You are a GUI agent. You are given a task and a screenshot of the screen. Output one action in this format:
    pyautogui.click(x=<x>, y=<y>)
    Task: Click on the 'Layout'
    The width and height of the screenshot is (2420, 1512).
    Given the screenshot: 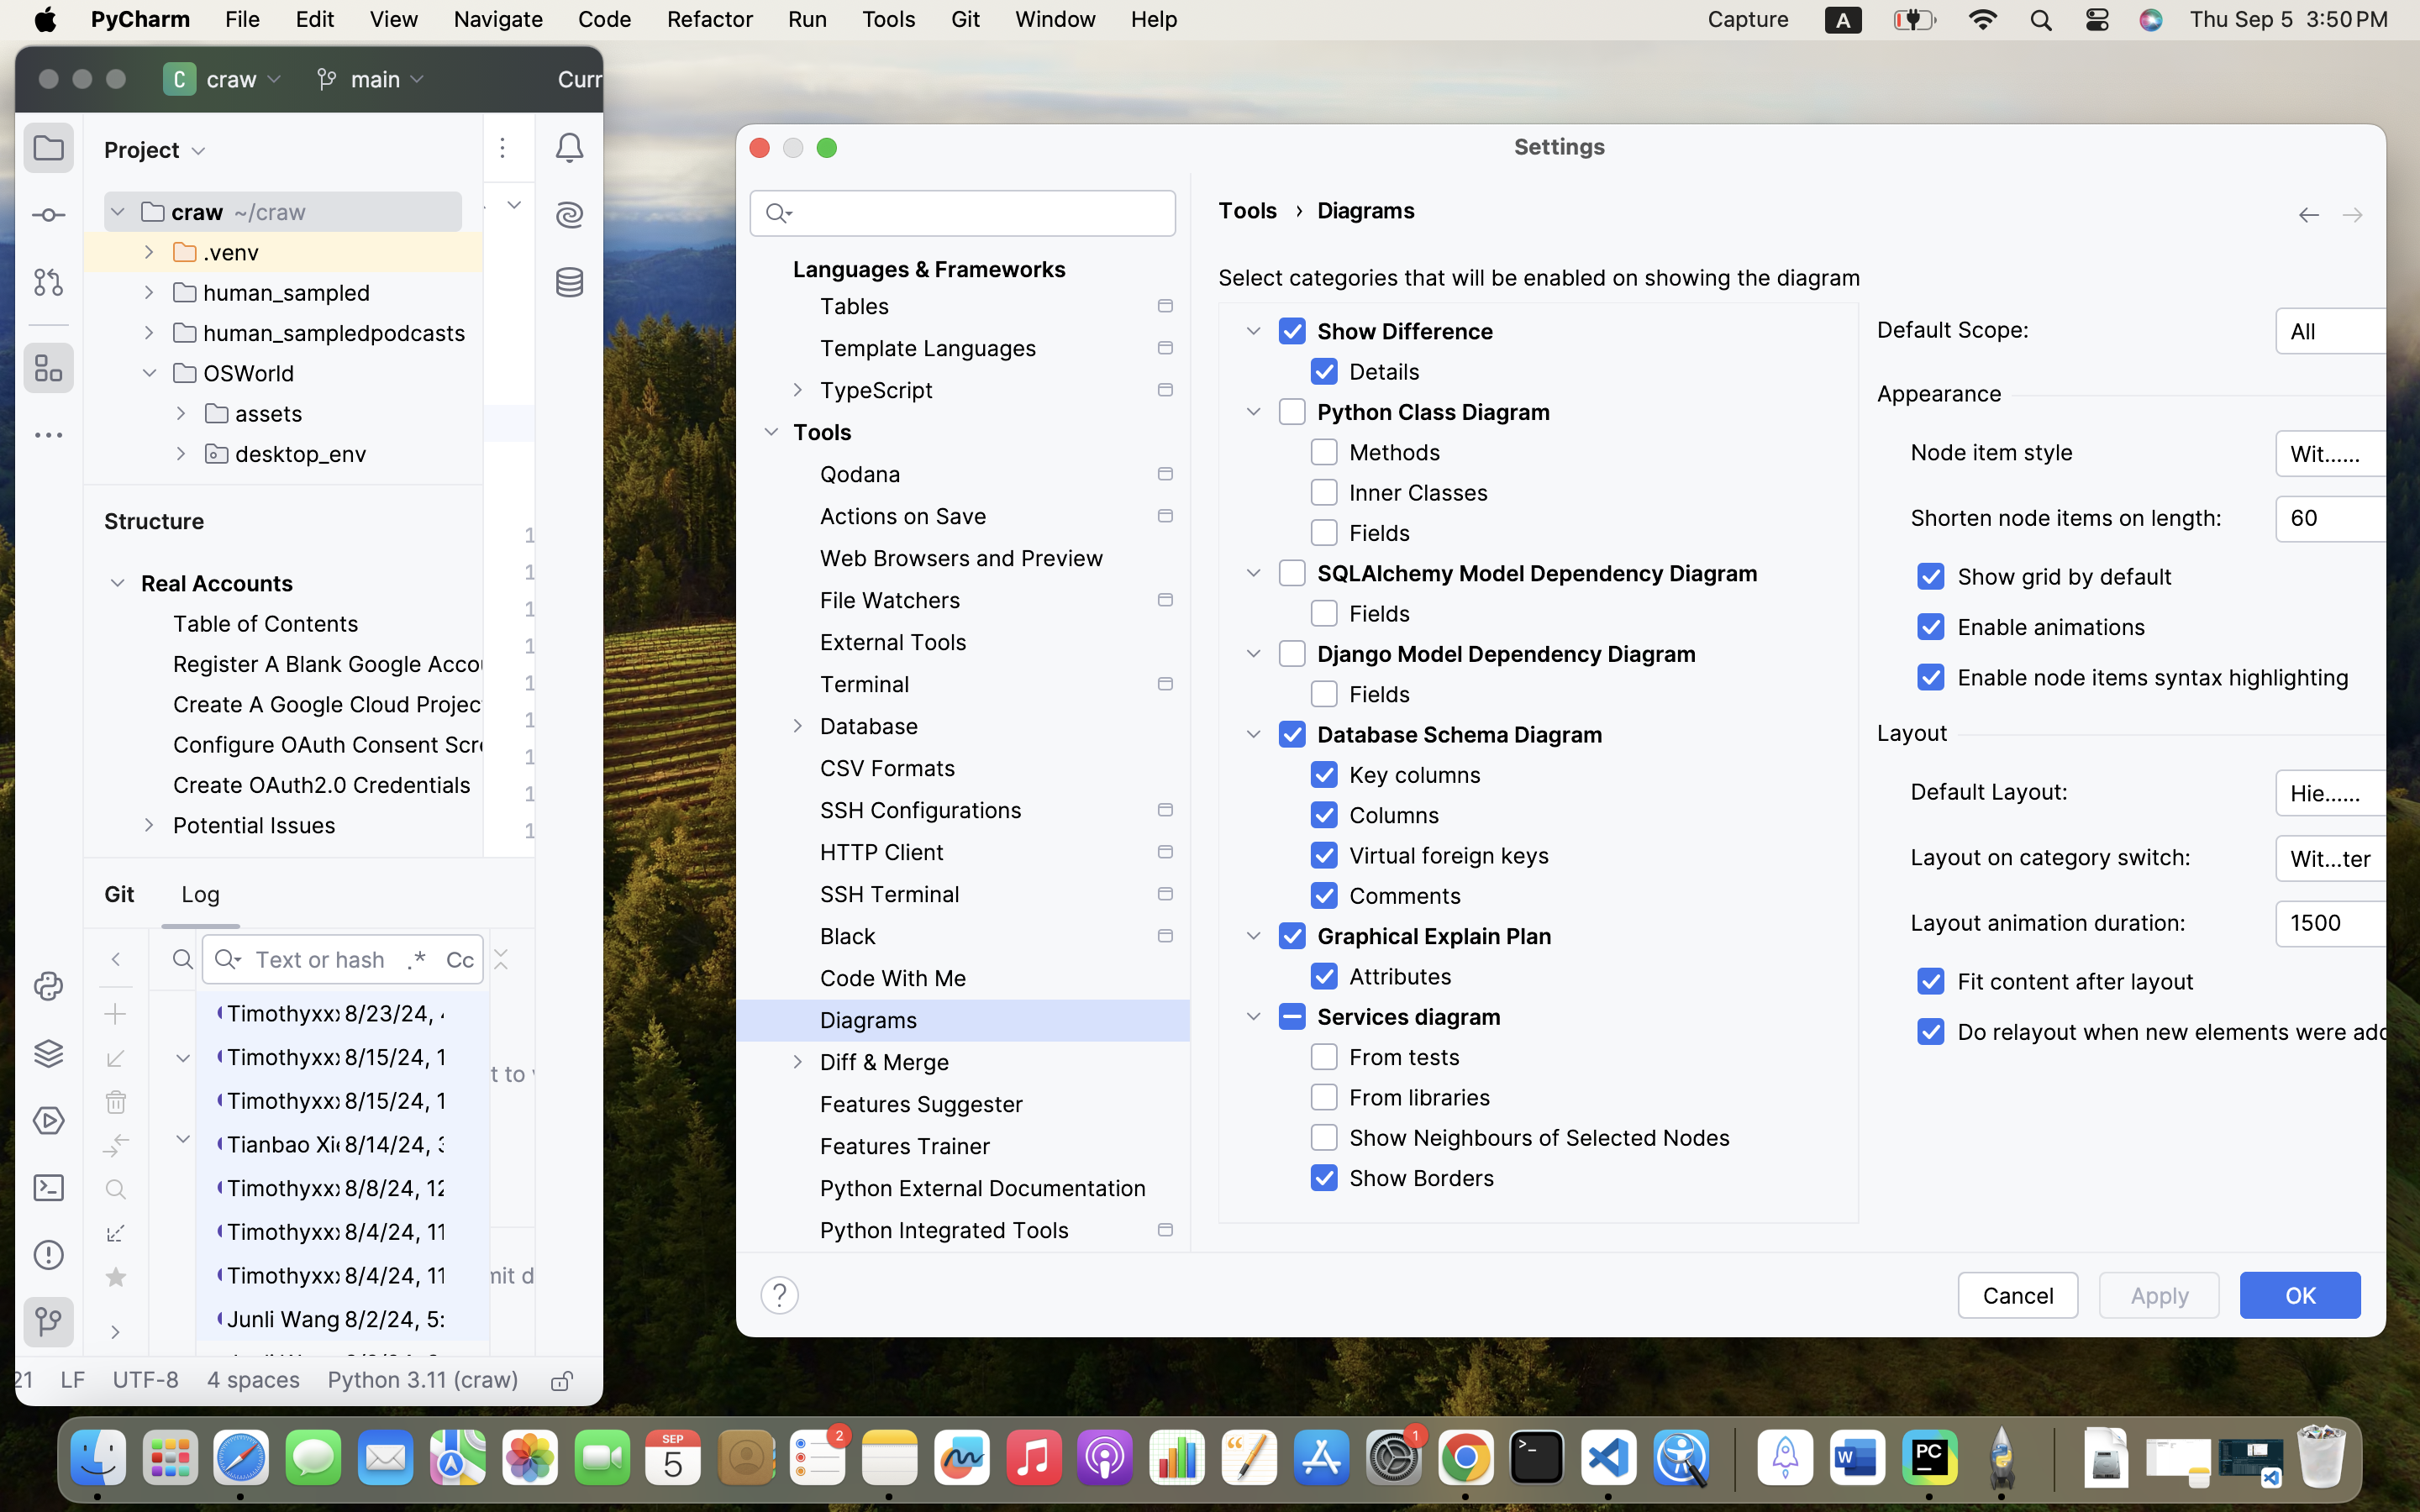 What is the action you would take?
    pyautogui.click(x=1912, y=732)
    